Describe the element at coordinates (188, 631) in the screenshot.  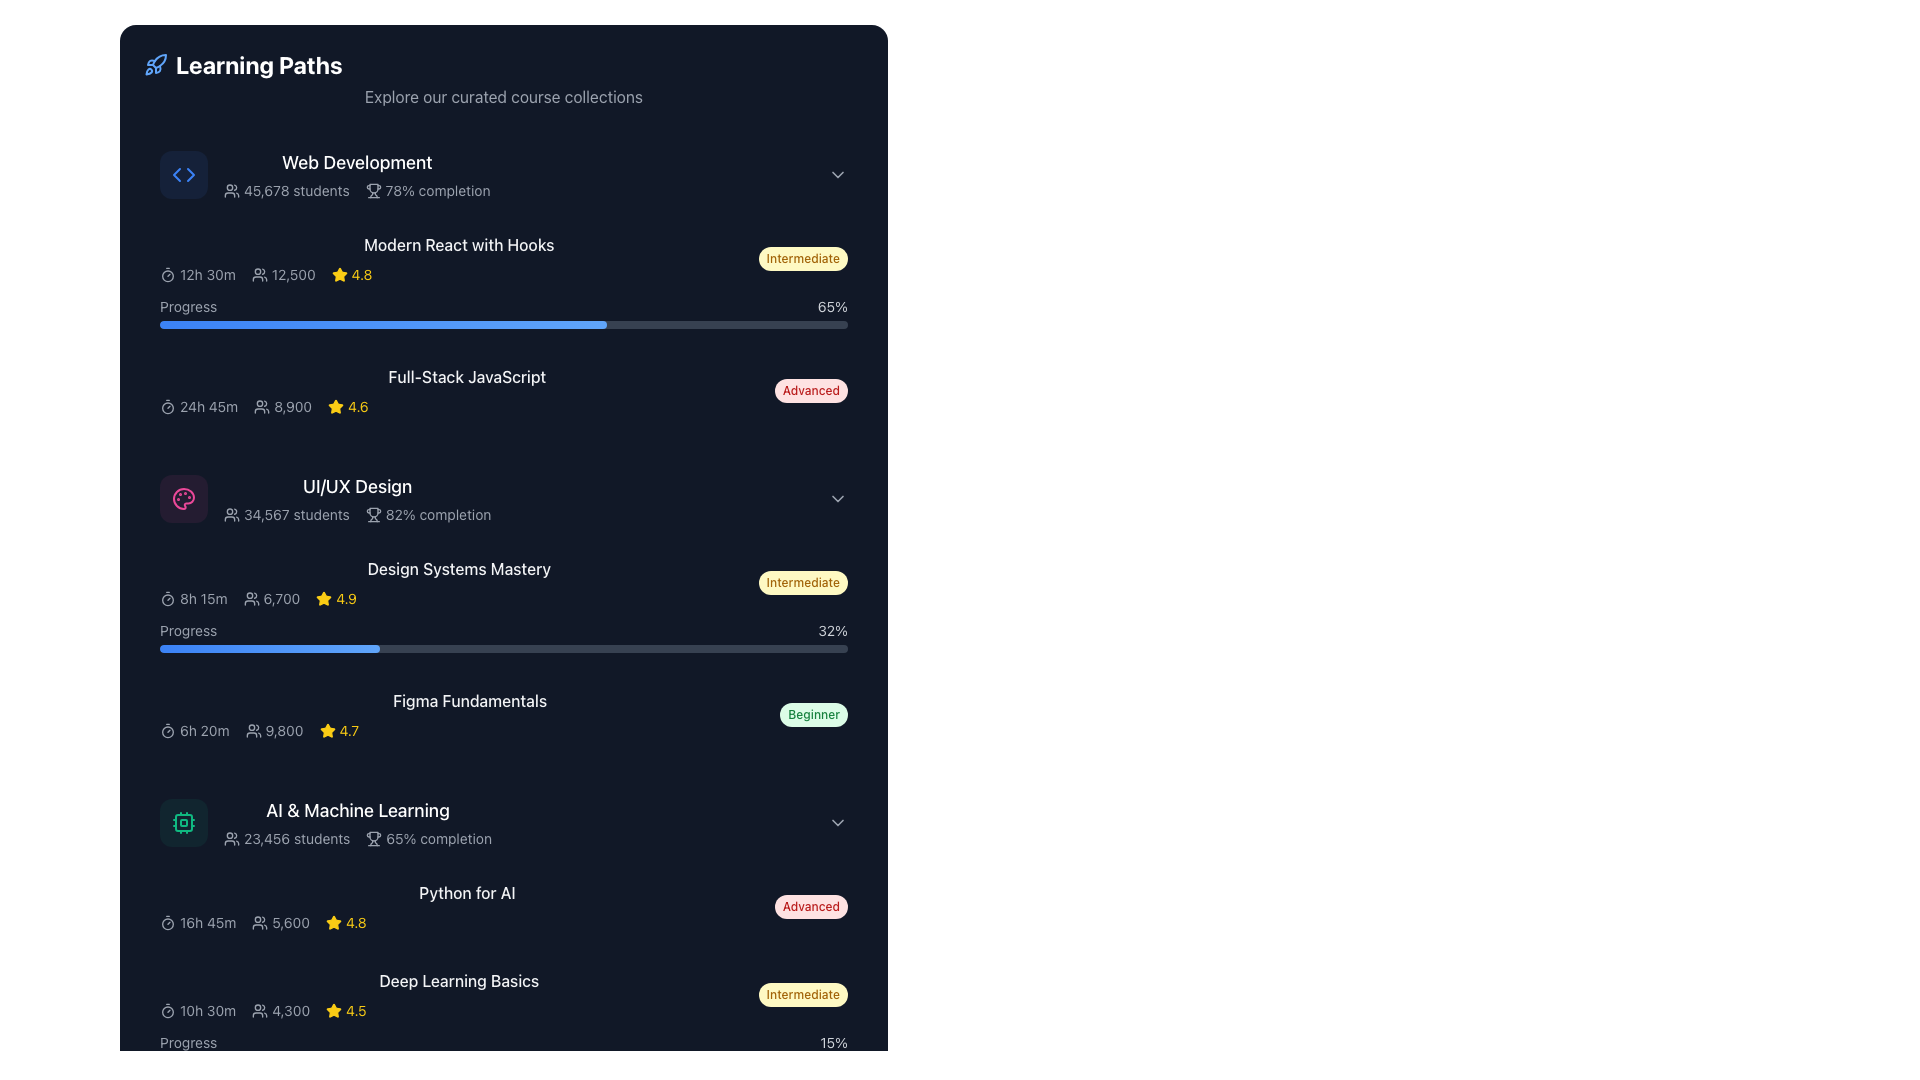
I see `the text label that indicates the progress of the progress bar beneath the 'Design Systems Mastery' course section` at that location.